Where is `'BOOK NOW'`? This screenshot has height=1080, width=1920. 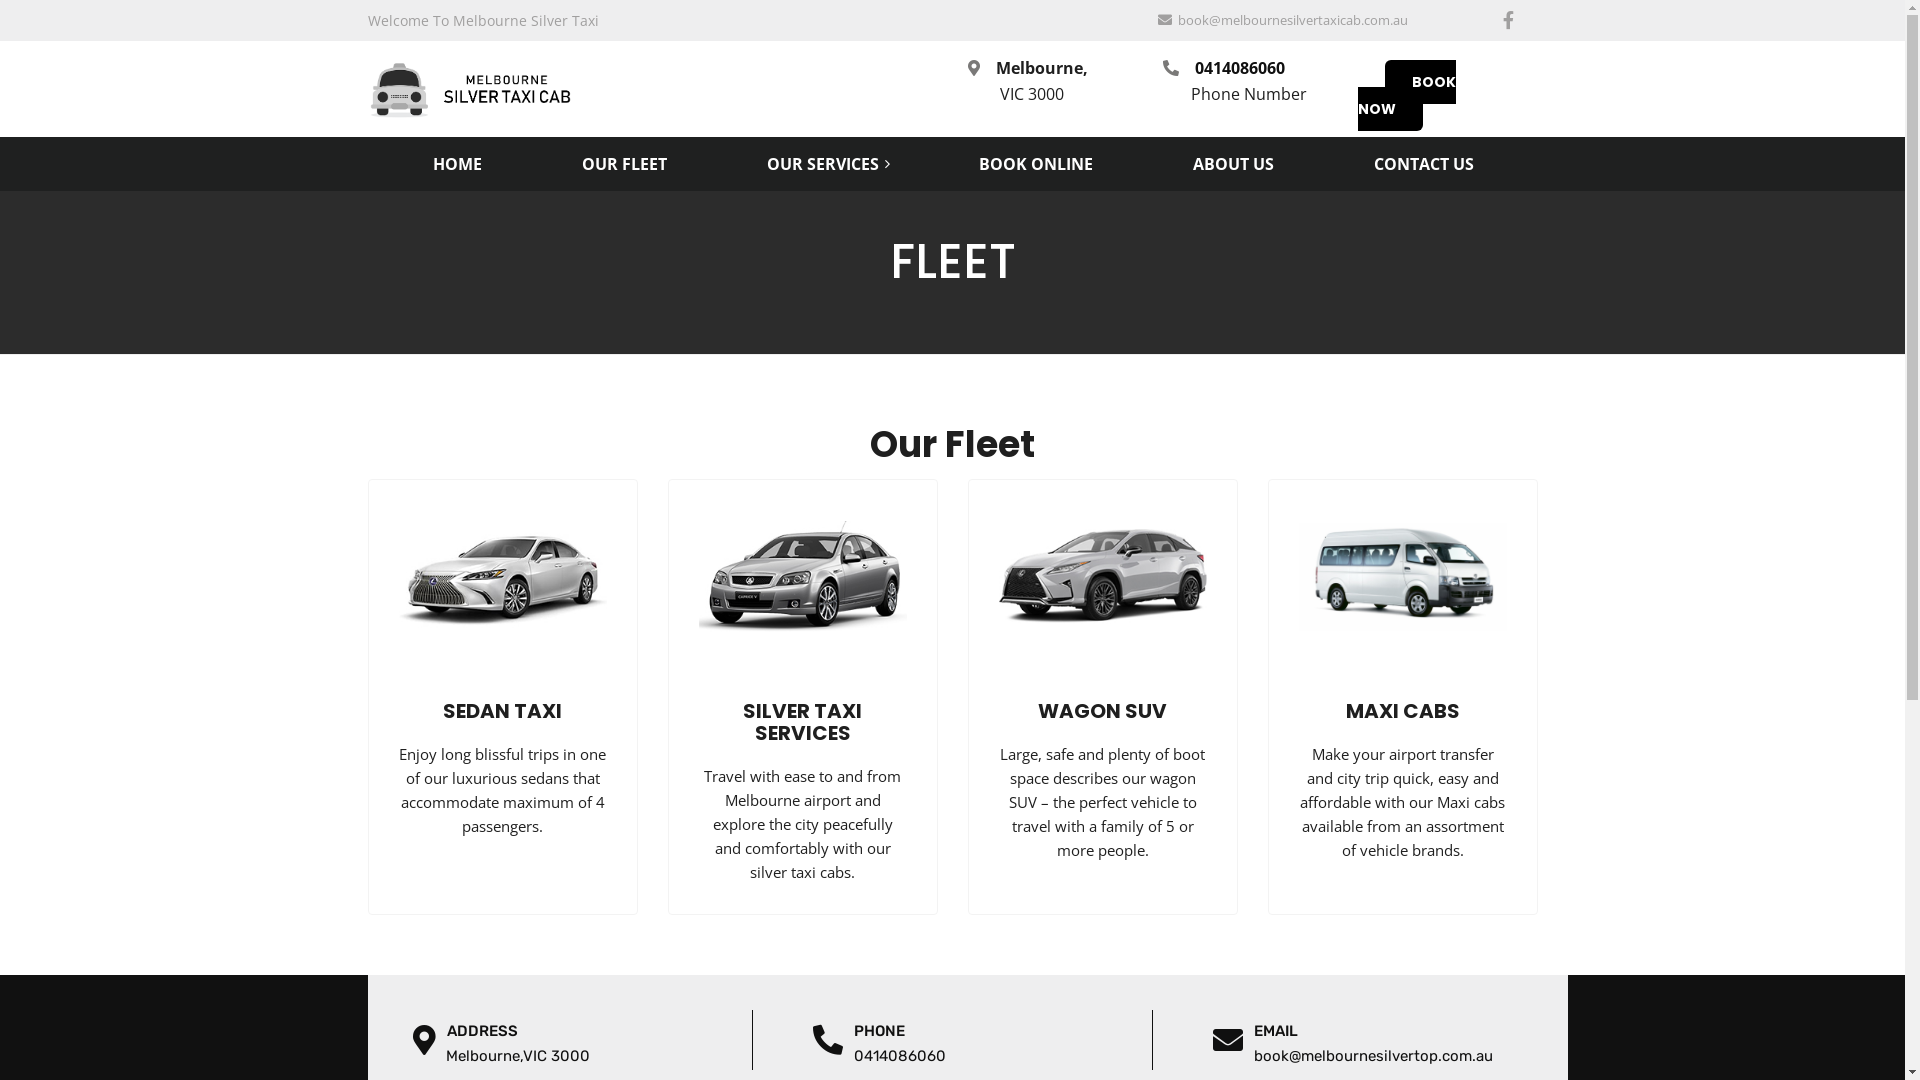 'BOOK NOW' is located at coordinates (1405, 95).